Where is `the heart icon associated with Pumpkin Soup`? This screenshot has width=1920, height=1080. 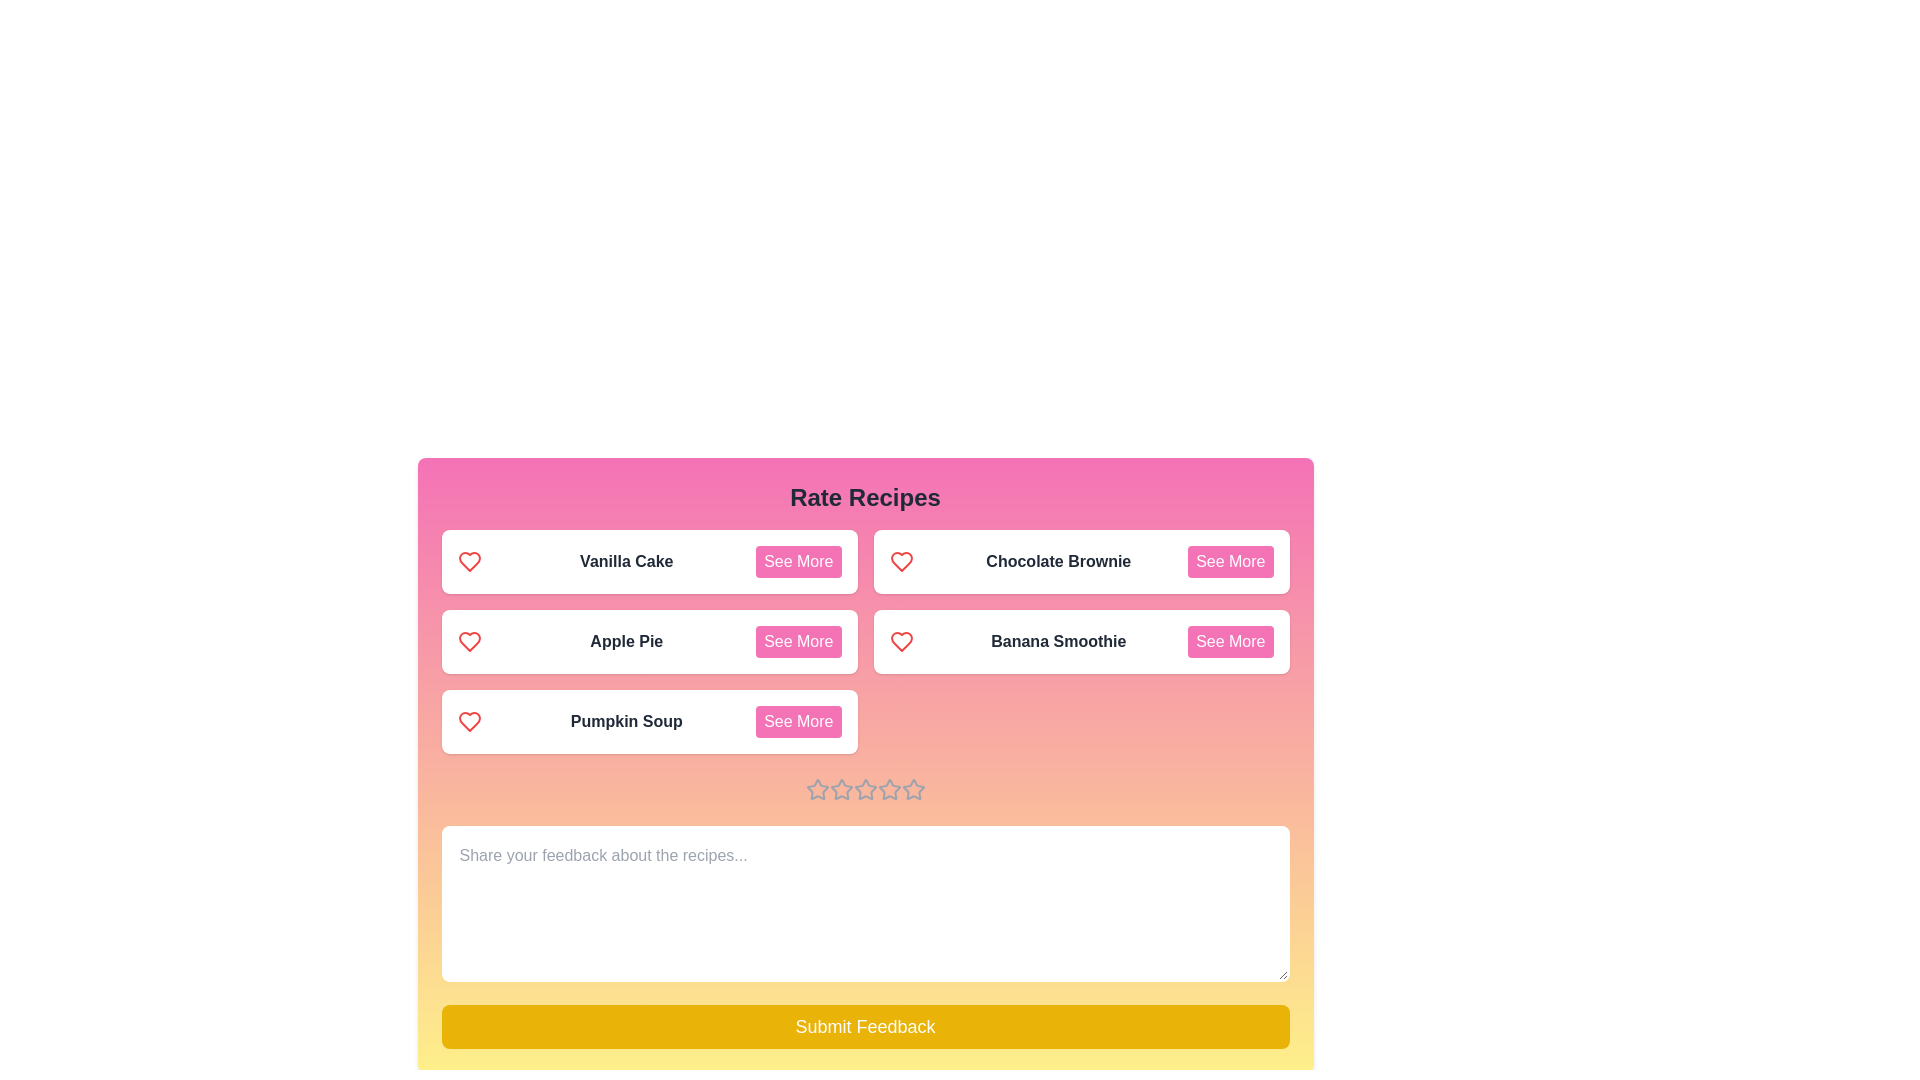 the heart icon associated with Pumpkin Soup is located at coordinates (468, 721).